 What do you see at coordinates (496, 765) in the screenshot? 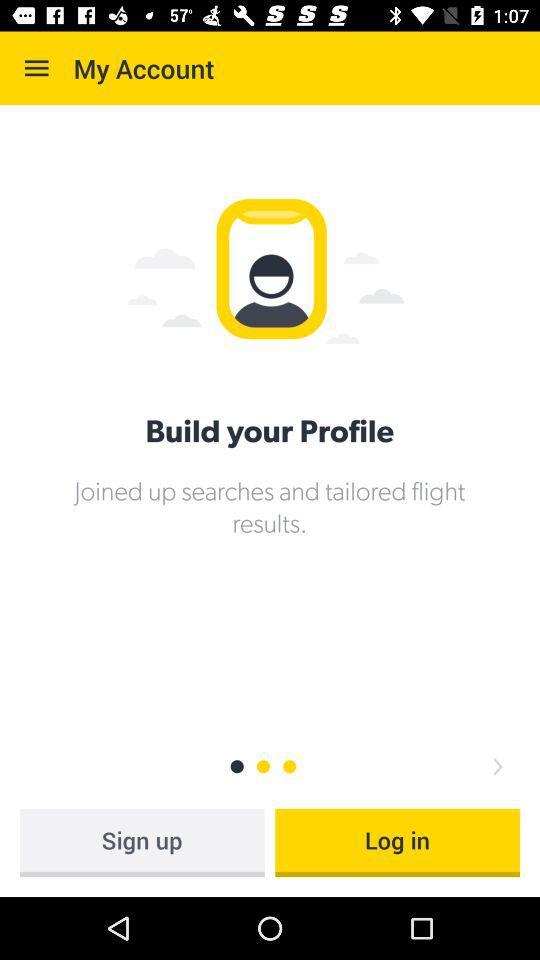
I see `go forward` at bounding box center [496, 765].